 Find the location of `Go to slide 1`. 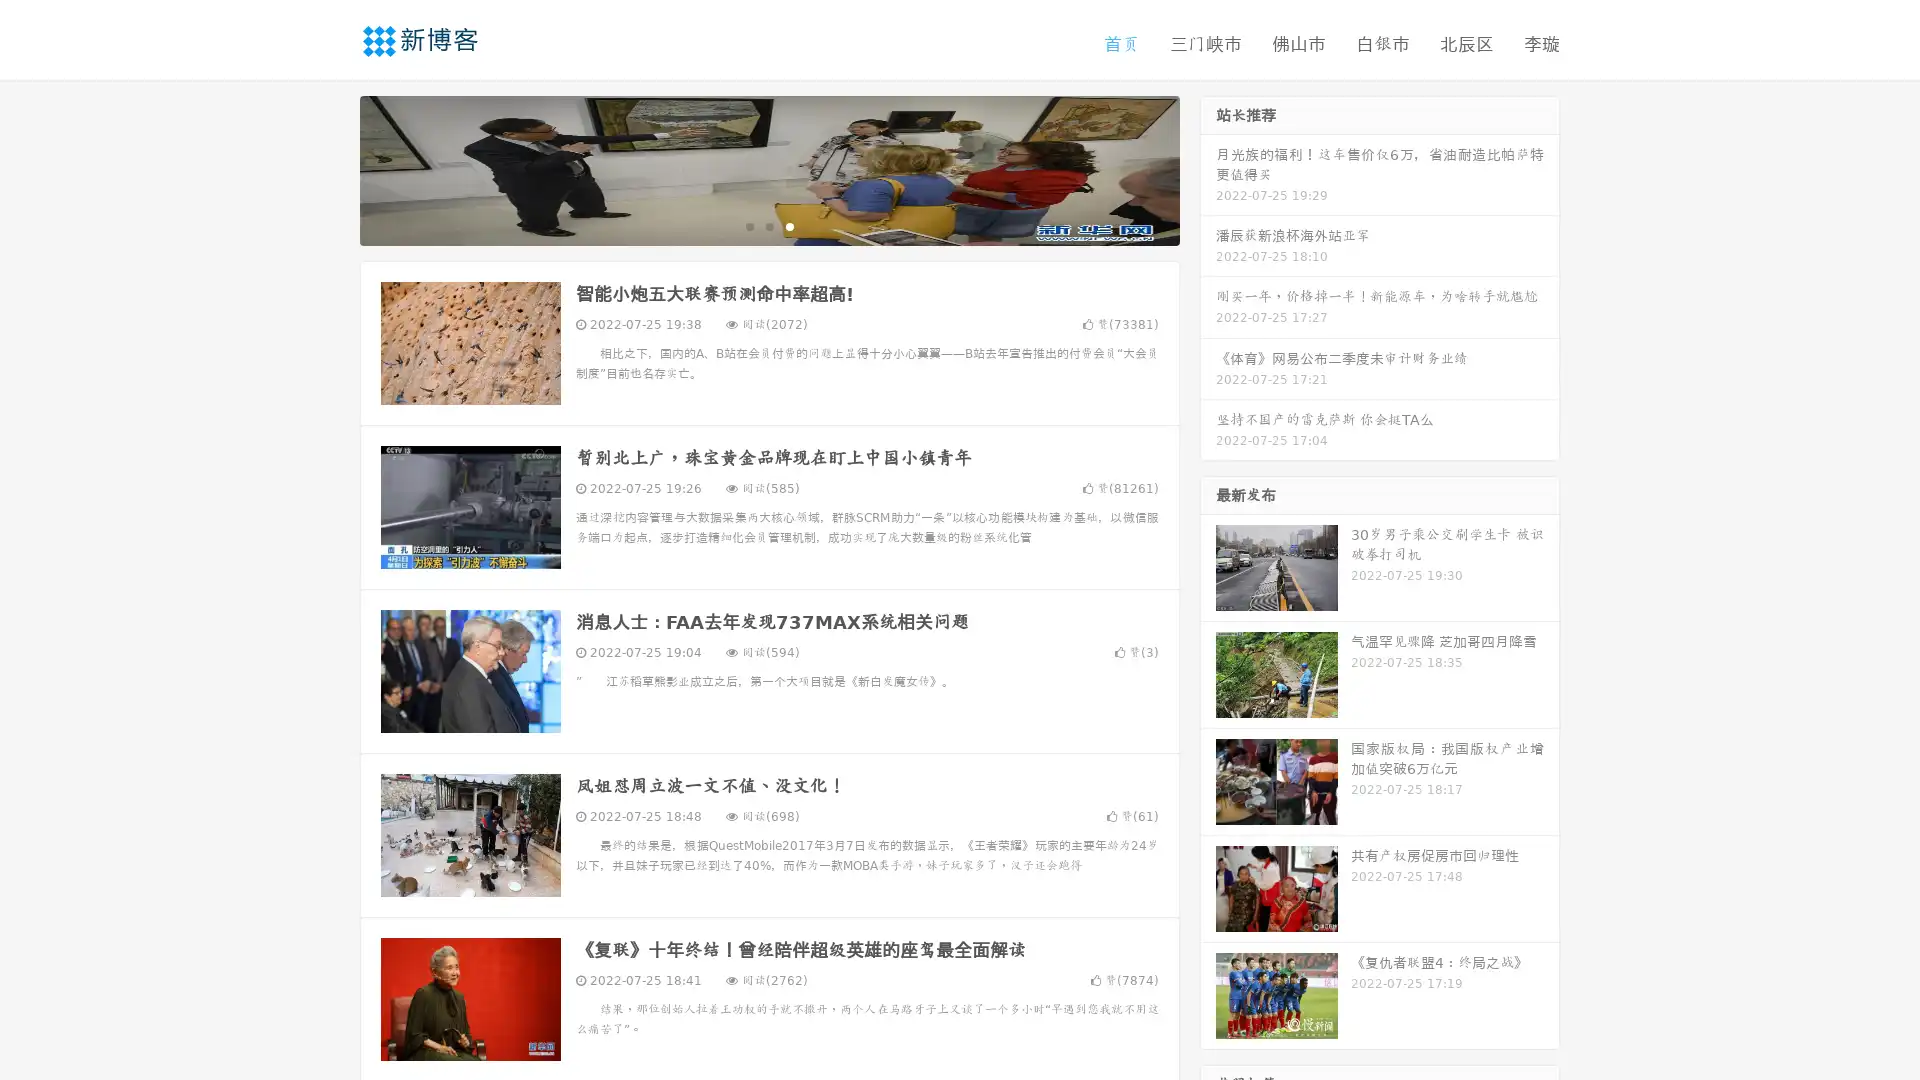

Go to slide 1 is located at coordinates (748, 225).